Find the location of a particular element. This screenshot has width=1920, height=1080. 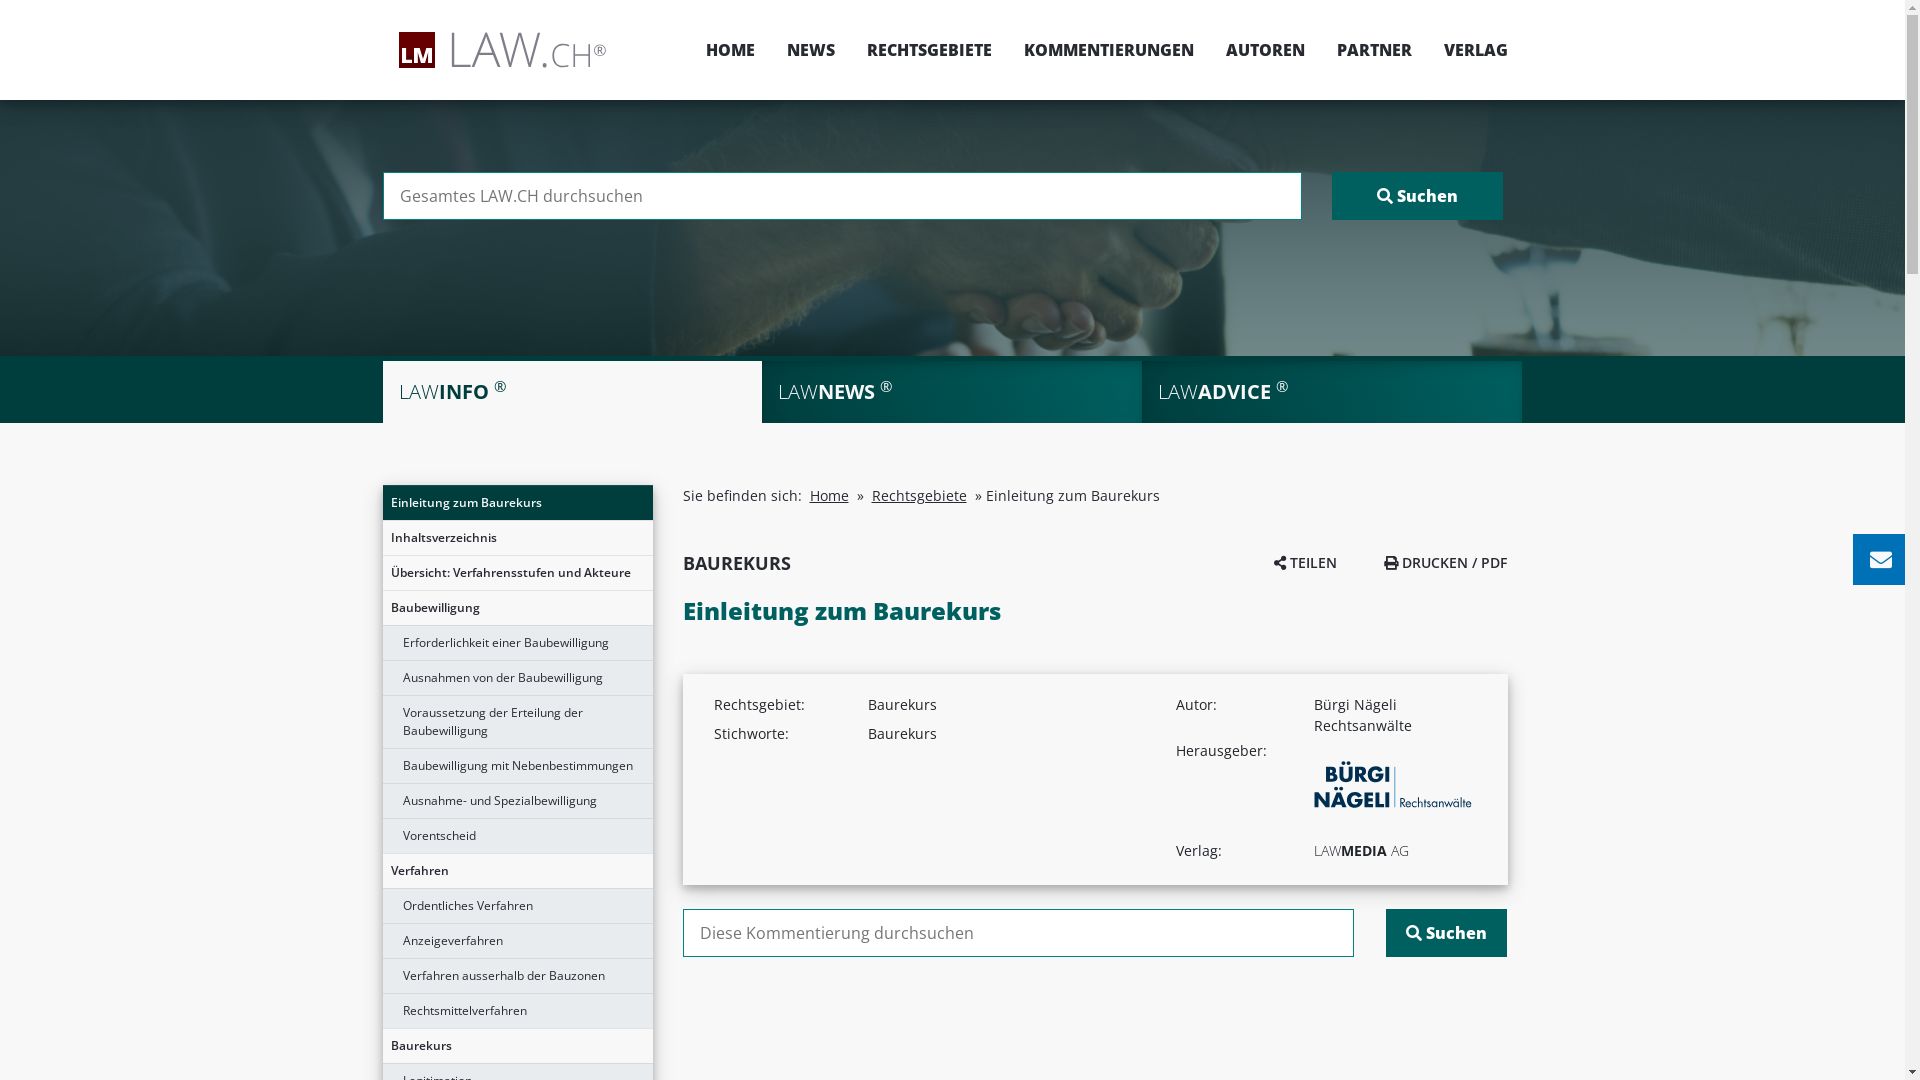

'PARTNER' is located at coordinates (1372, 49).